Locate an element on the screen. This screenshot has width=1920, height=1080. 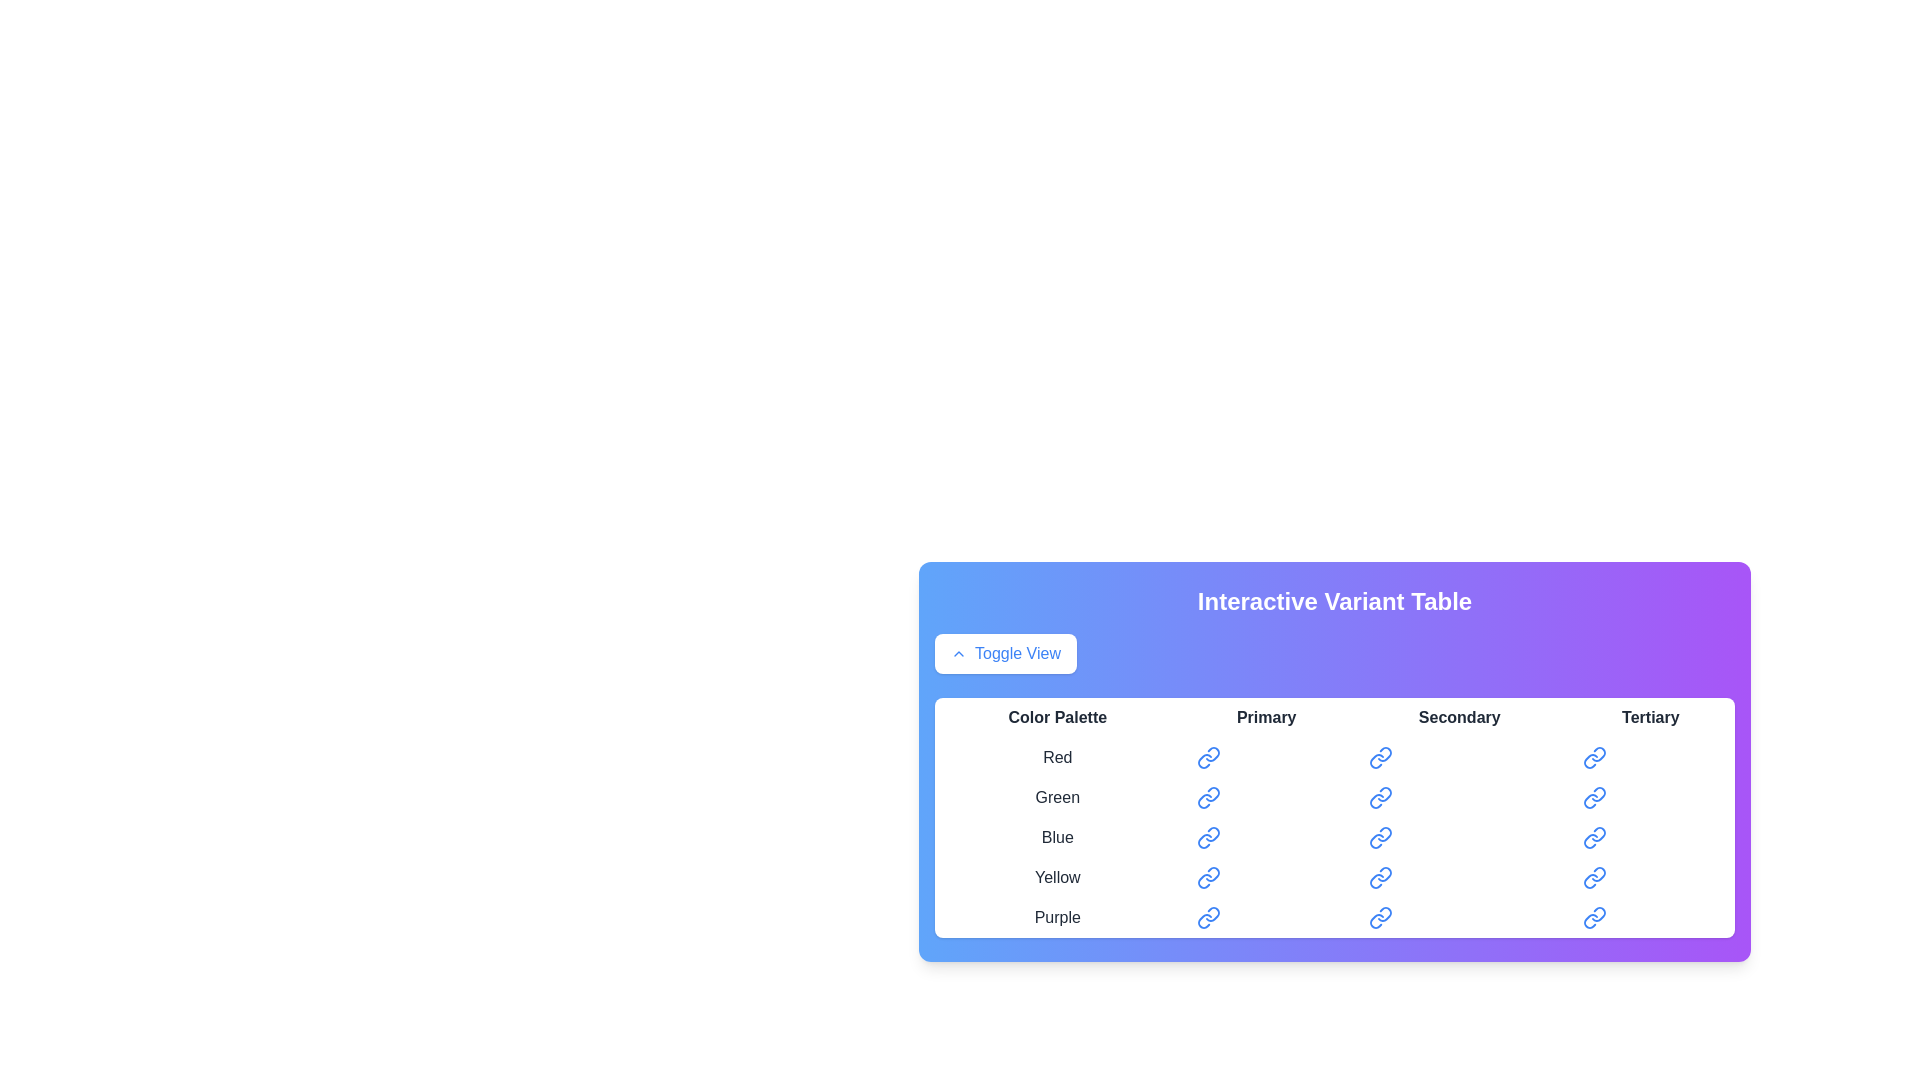
the Hyperlink icon, which is a blue chain link styled element located in the 'Interactive Variant Table' under the 'Secondary' column and the row for 'Purple' is located at coordinates (1379, 918).